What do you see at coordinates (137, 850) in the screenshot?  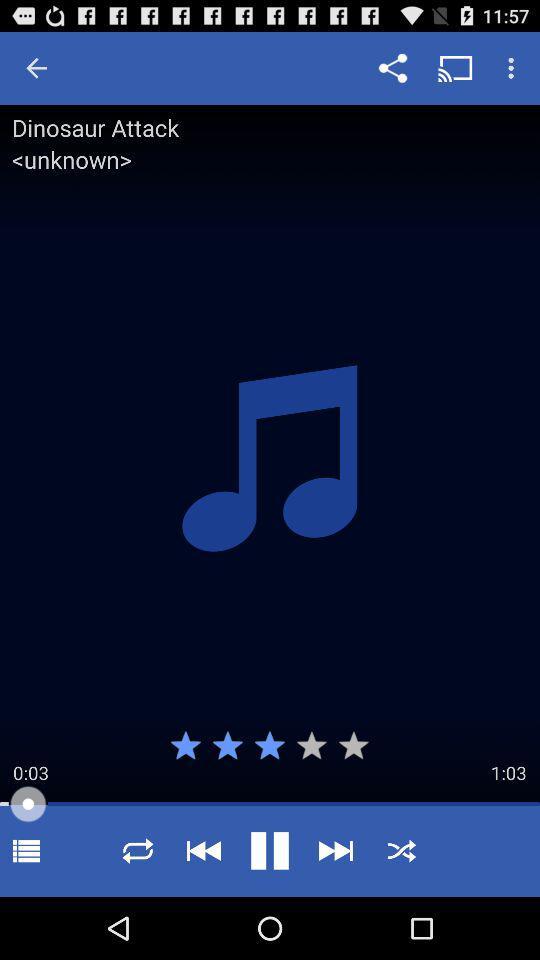 I see `repeat selection` at bounding box center [137, 850].